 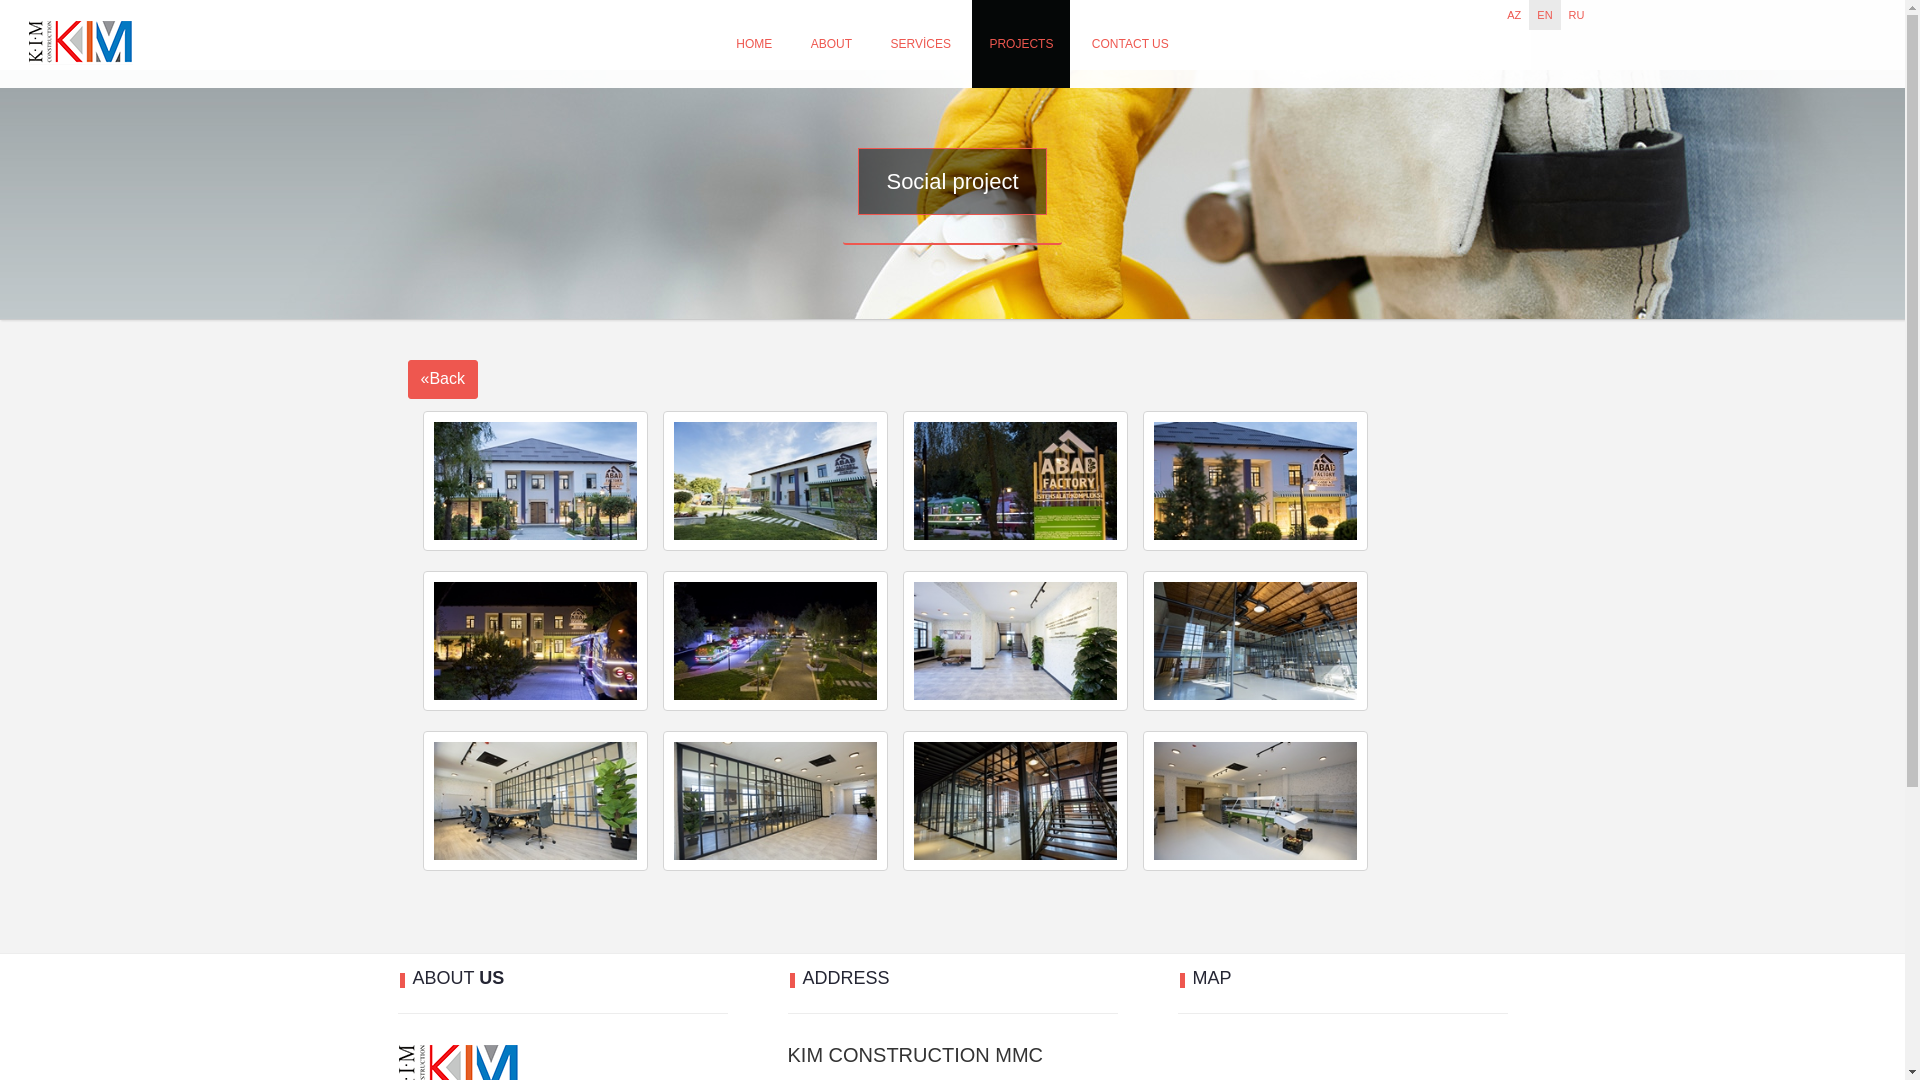 What do you see at coordinates (1130, 43) in the screenshot?
I see `'CONTACT US'` at bounding box center [1130, 43].